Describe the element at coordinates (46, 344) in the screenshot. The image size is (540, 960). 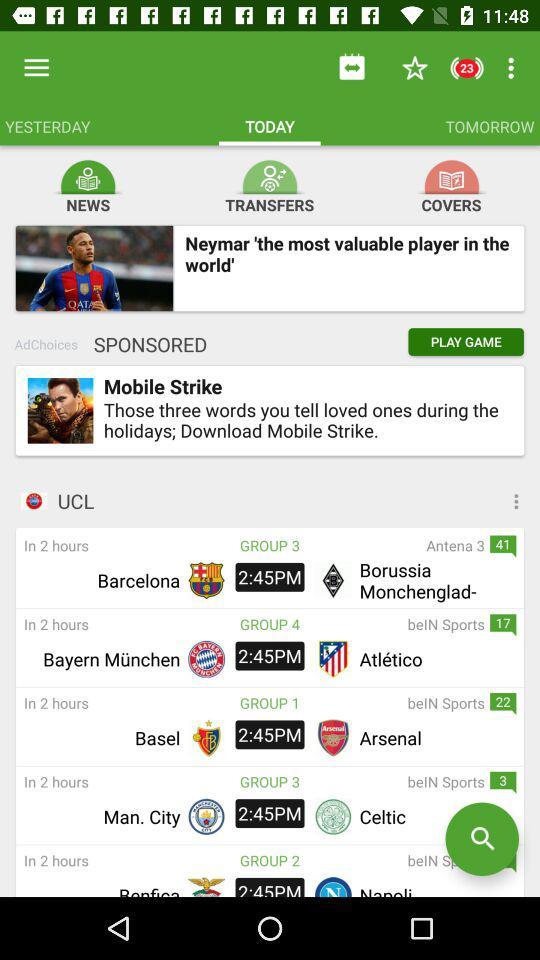
I see `item to the left of the sponsored item` at that location.